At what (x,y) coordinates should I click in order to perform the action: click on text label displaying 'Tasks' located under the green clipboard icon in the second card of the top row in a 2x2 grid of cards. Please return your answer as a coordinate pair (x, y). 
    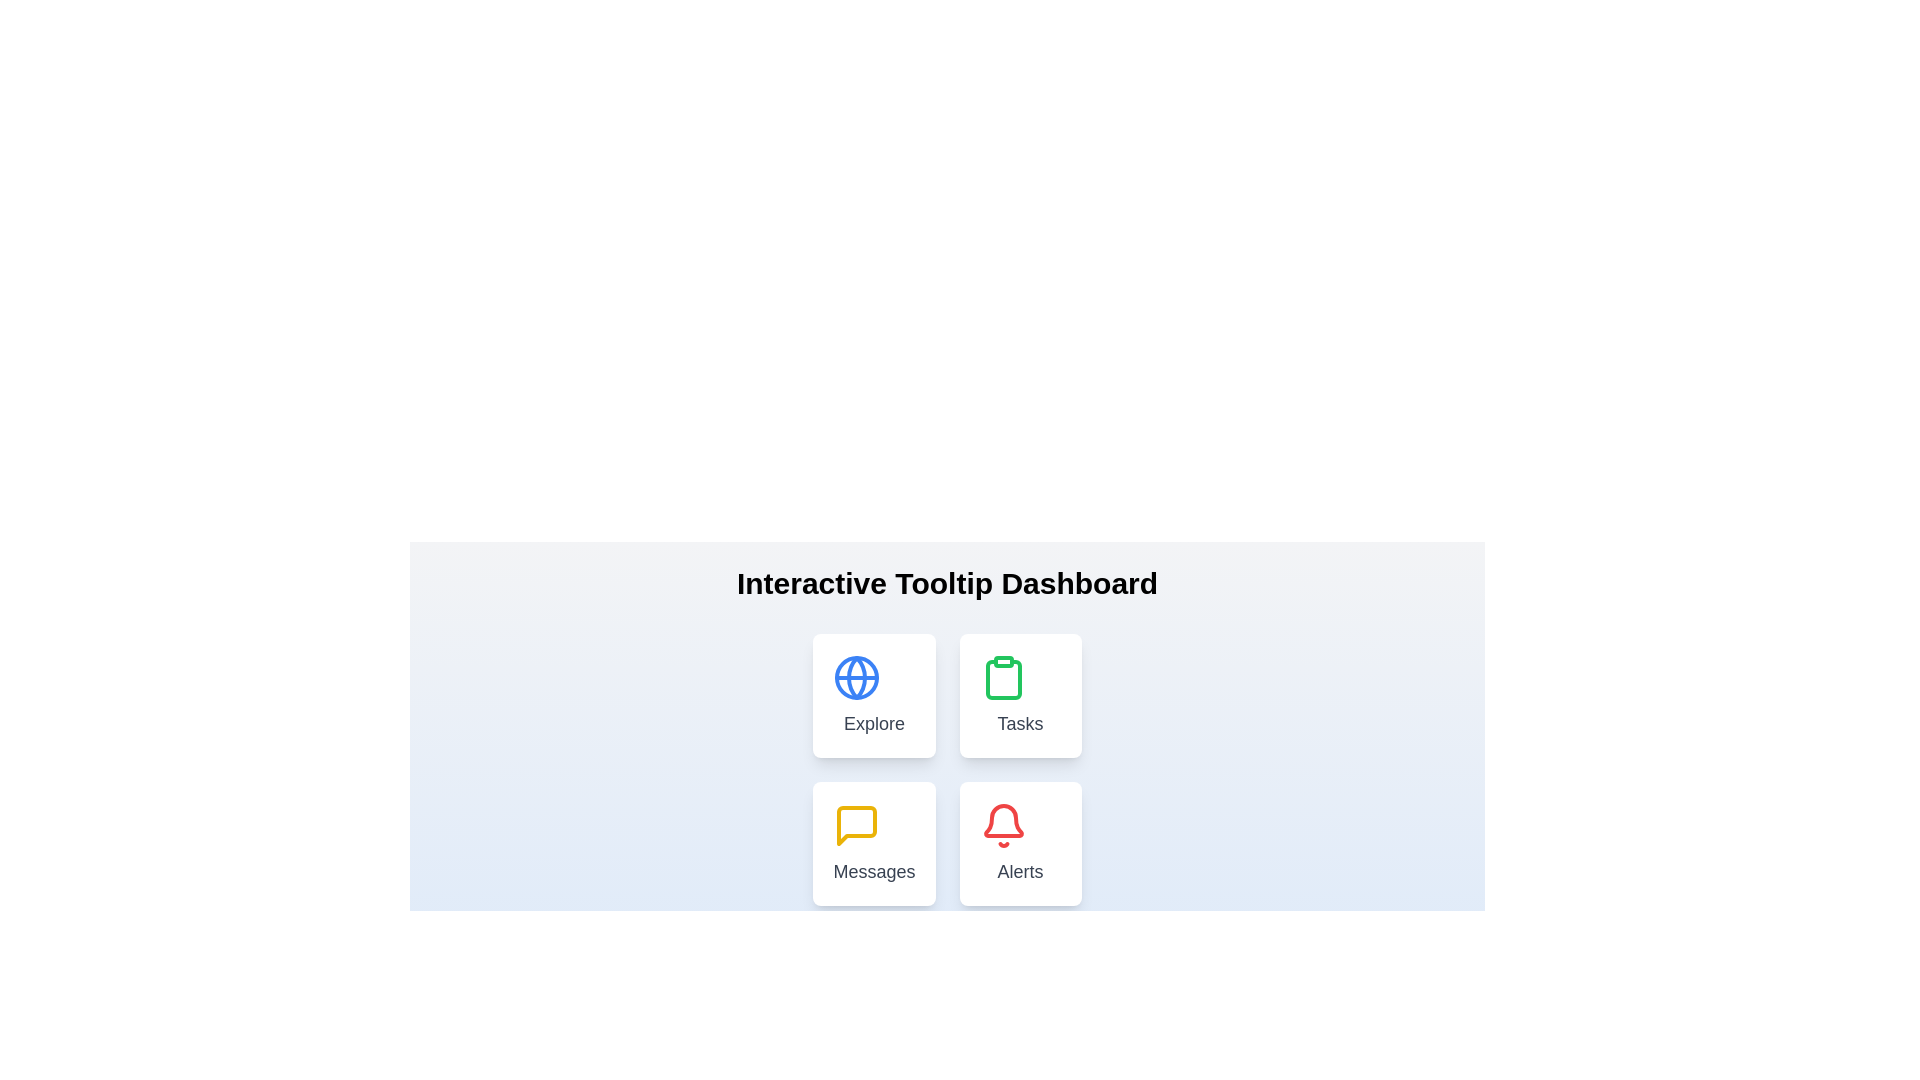
    Looking at the image, I should click on (1020, 724).